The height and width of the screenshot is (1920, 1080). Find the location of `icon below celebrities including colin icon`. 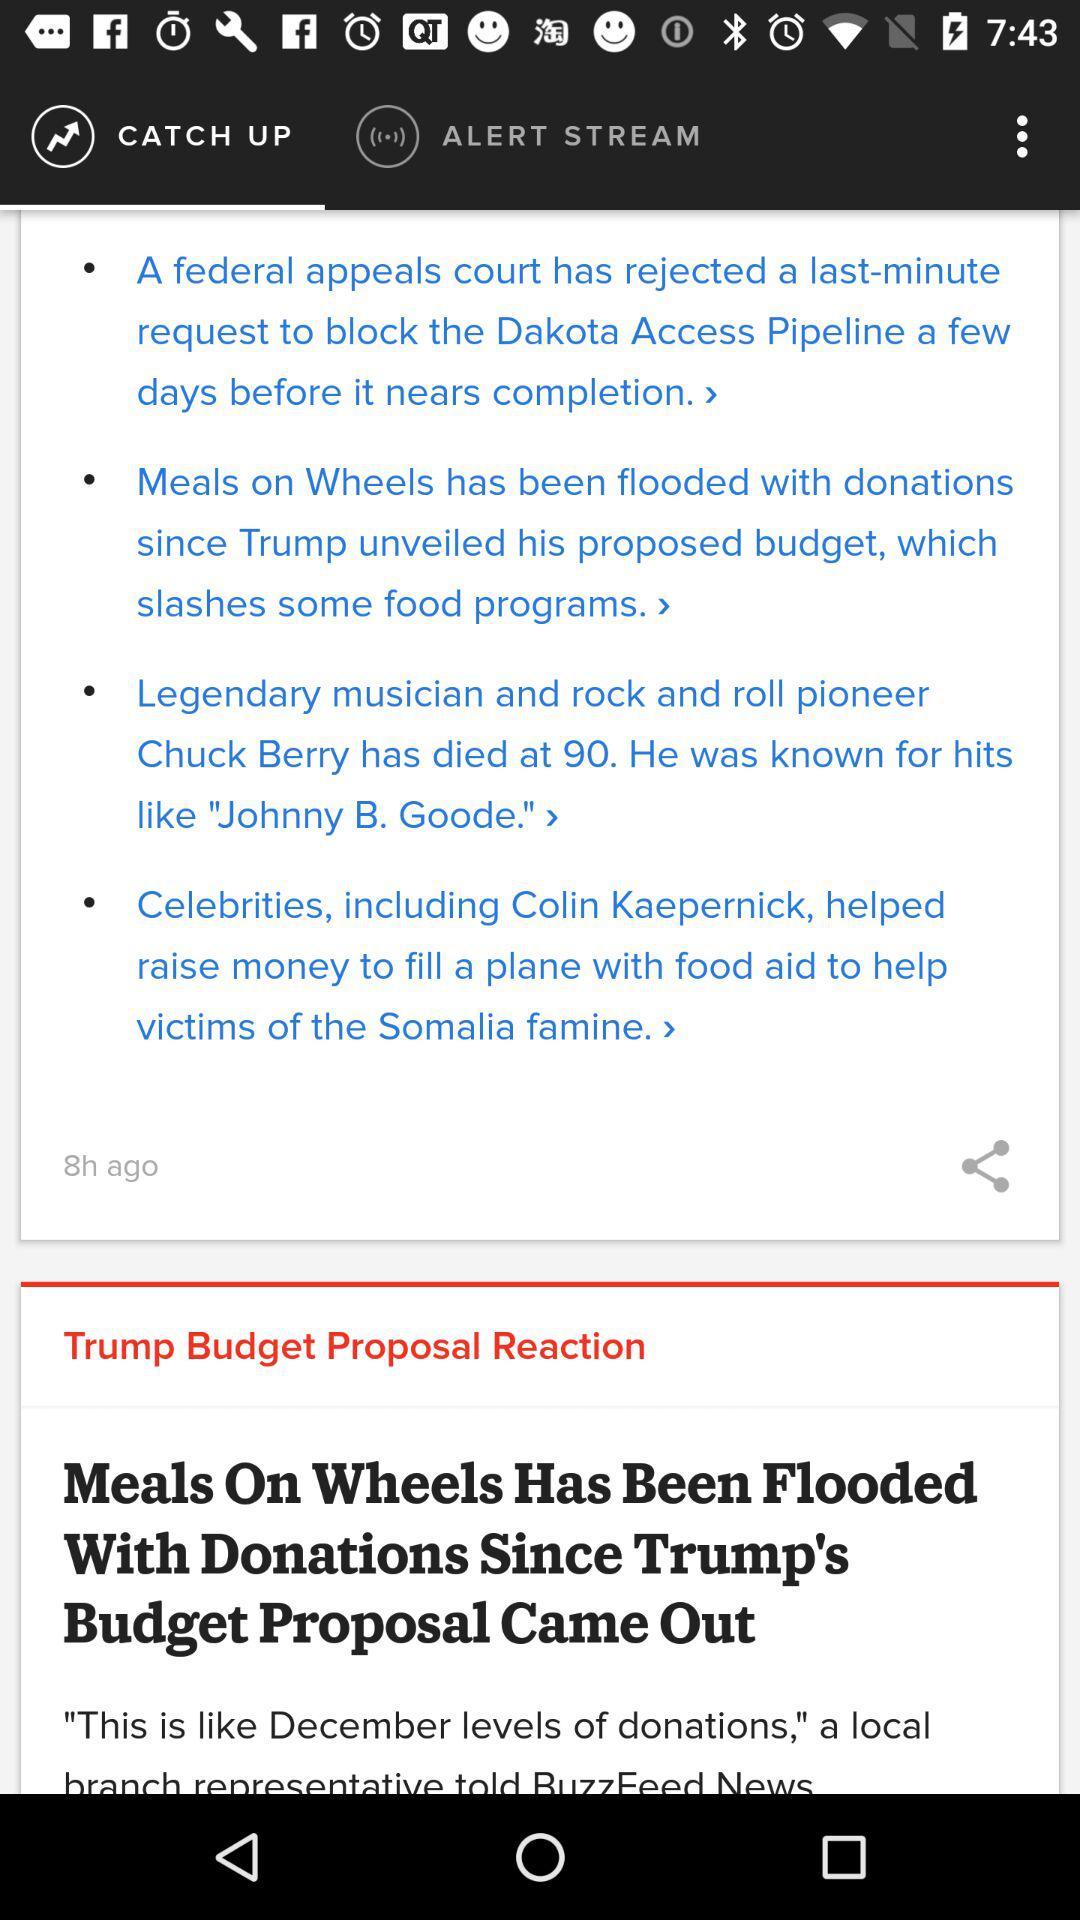

icon below celebrities including colin icon is located at coordinates (984, 1166).